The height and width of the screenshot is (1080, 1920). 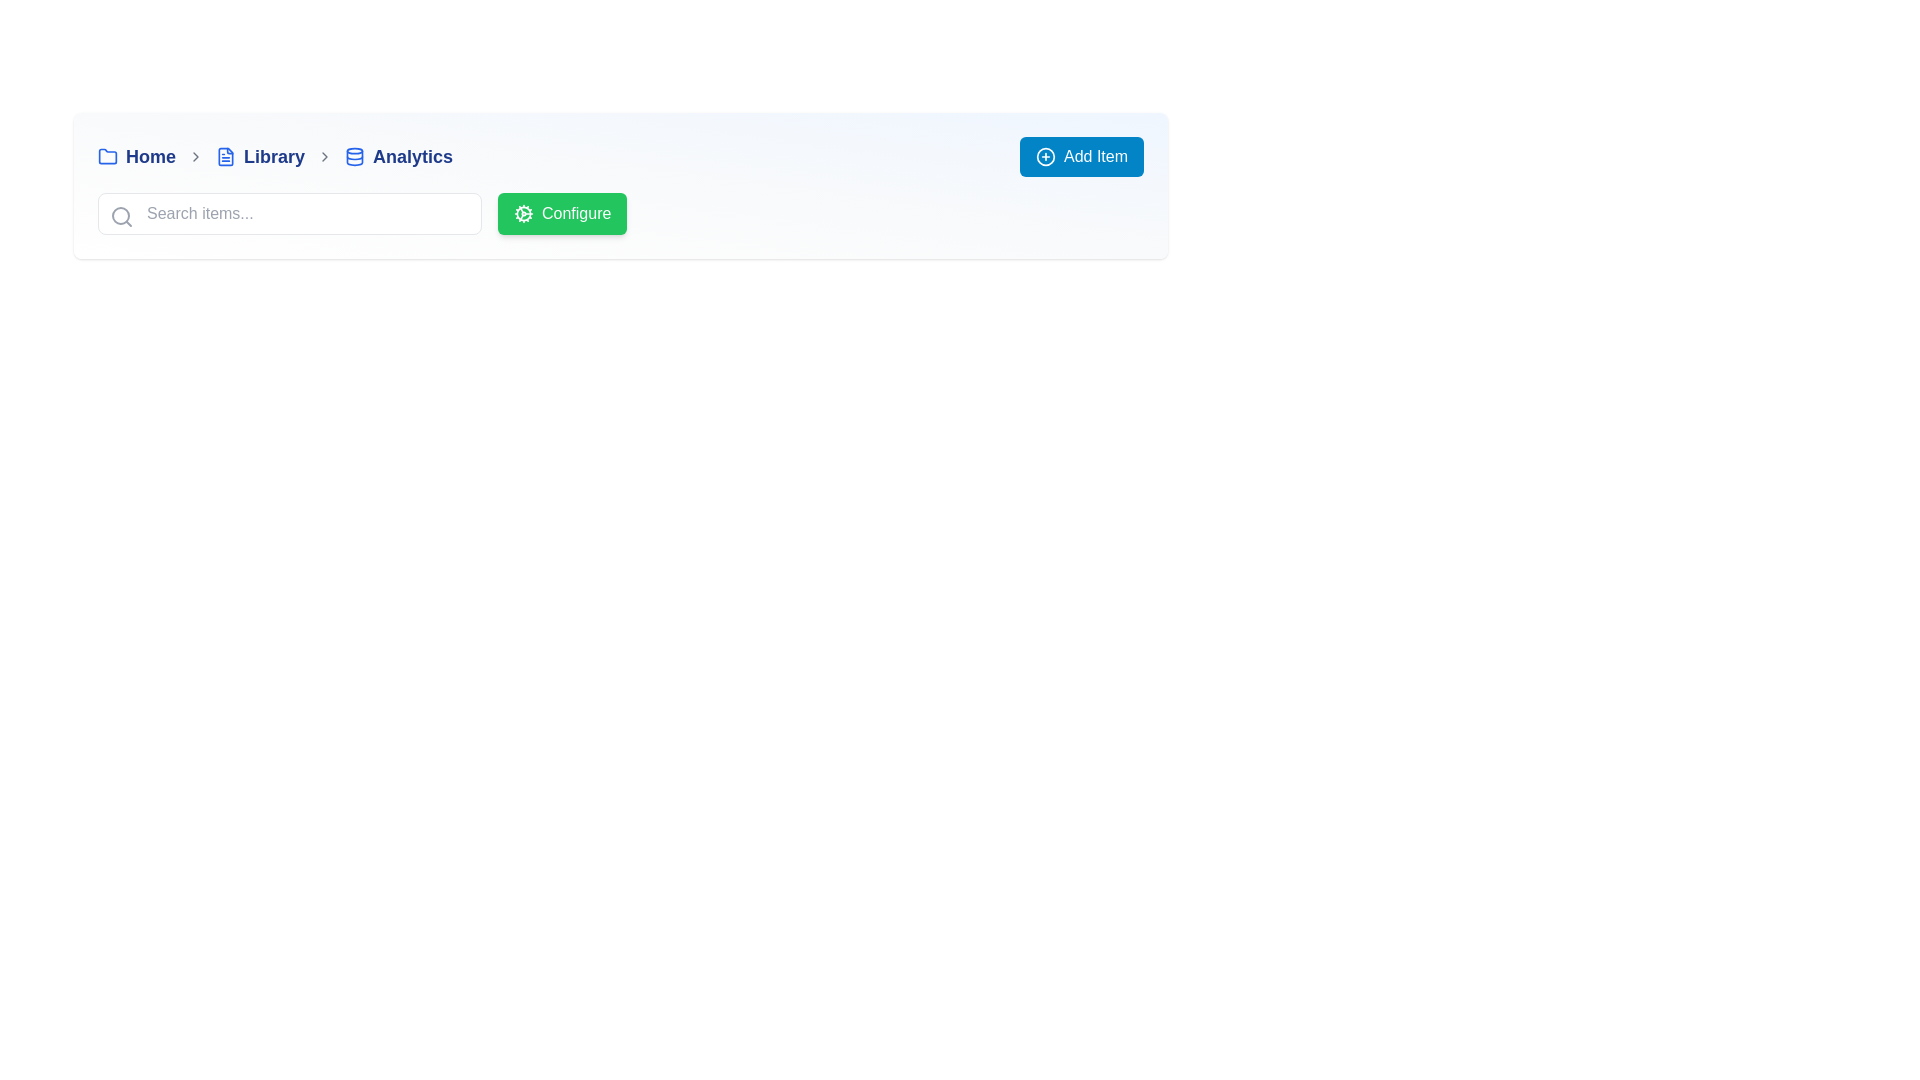 I want to click on the circular icon with a plus sign located to the left of the 'Add Item' button, which is positioned at the top-right corner of the interface, so click(x=1045, y=156).